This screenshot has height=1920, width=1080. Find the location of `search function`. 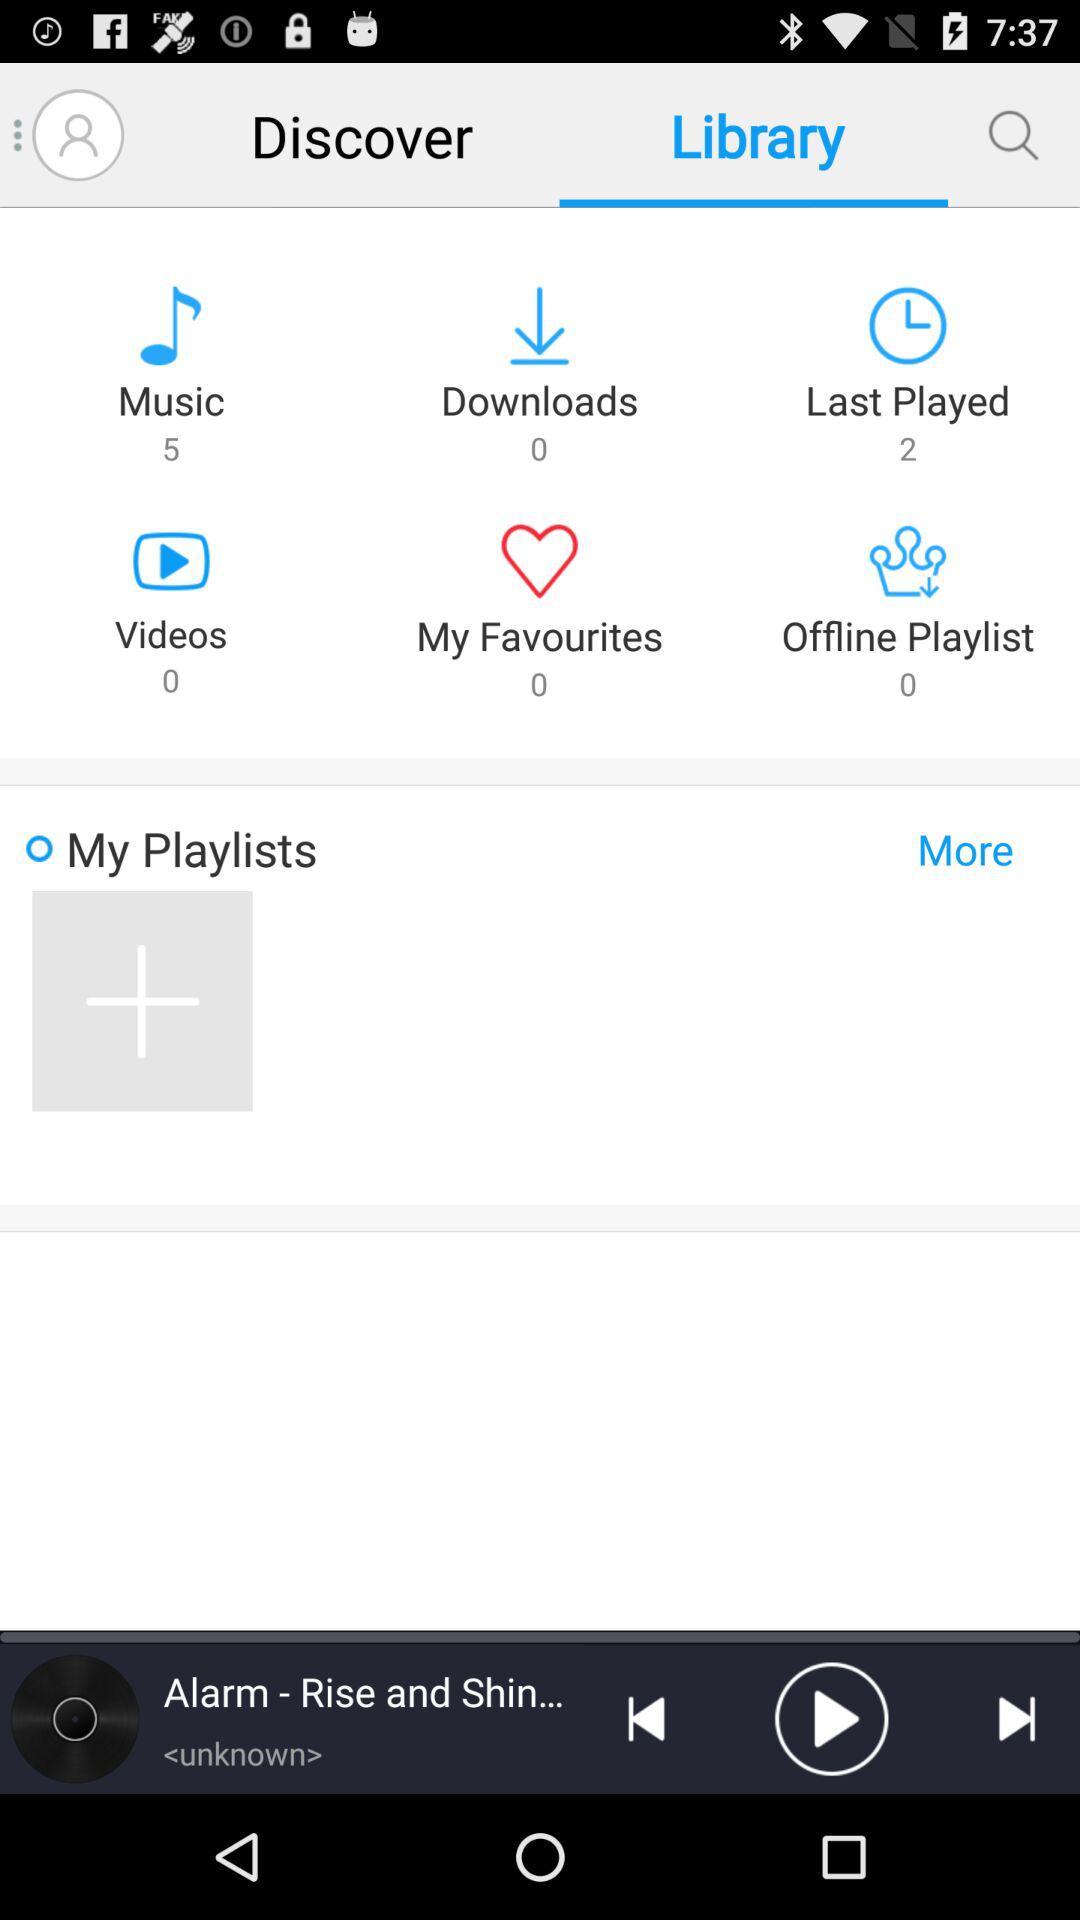

search function is located at coordinates (1013, 134).